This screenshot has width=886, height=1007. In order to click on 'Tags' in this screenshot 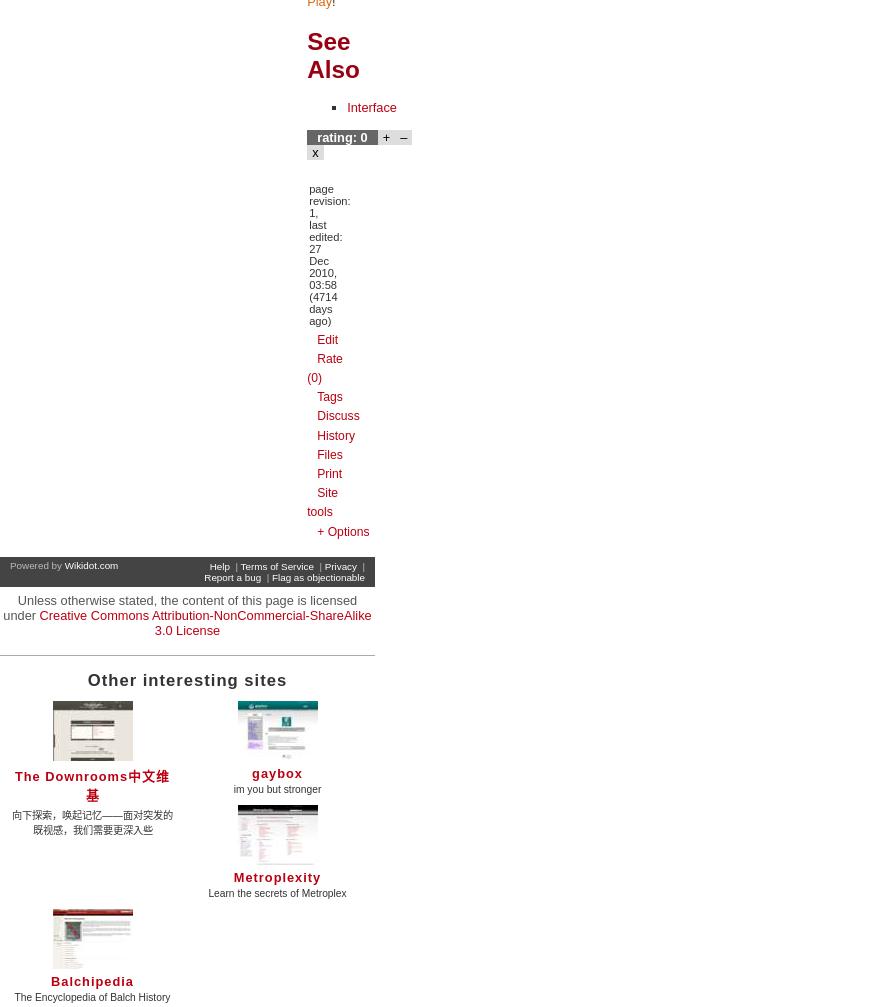, I will do `click(328, 396)`.